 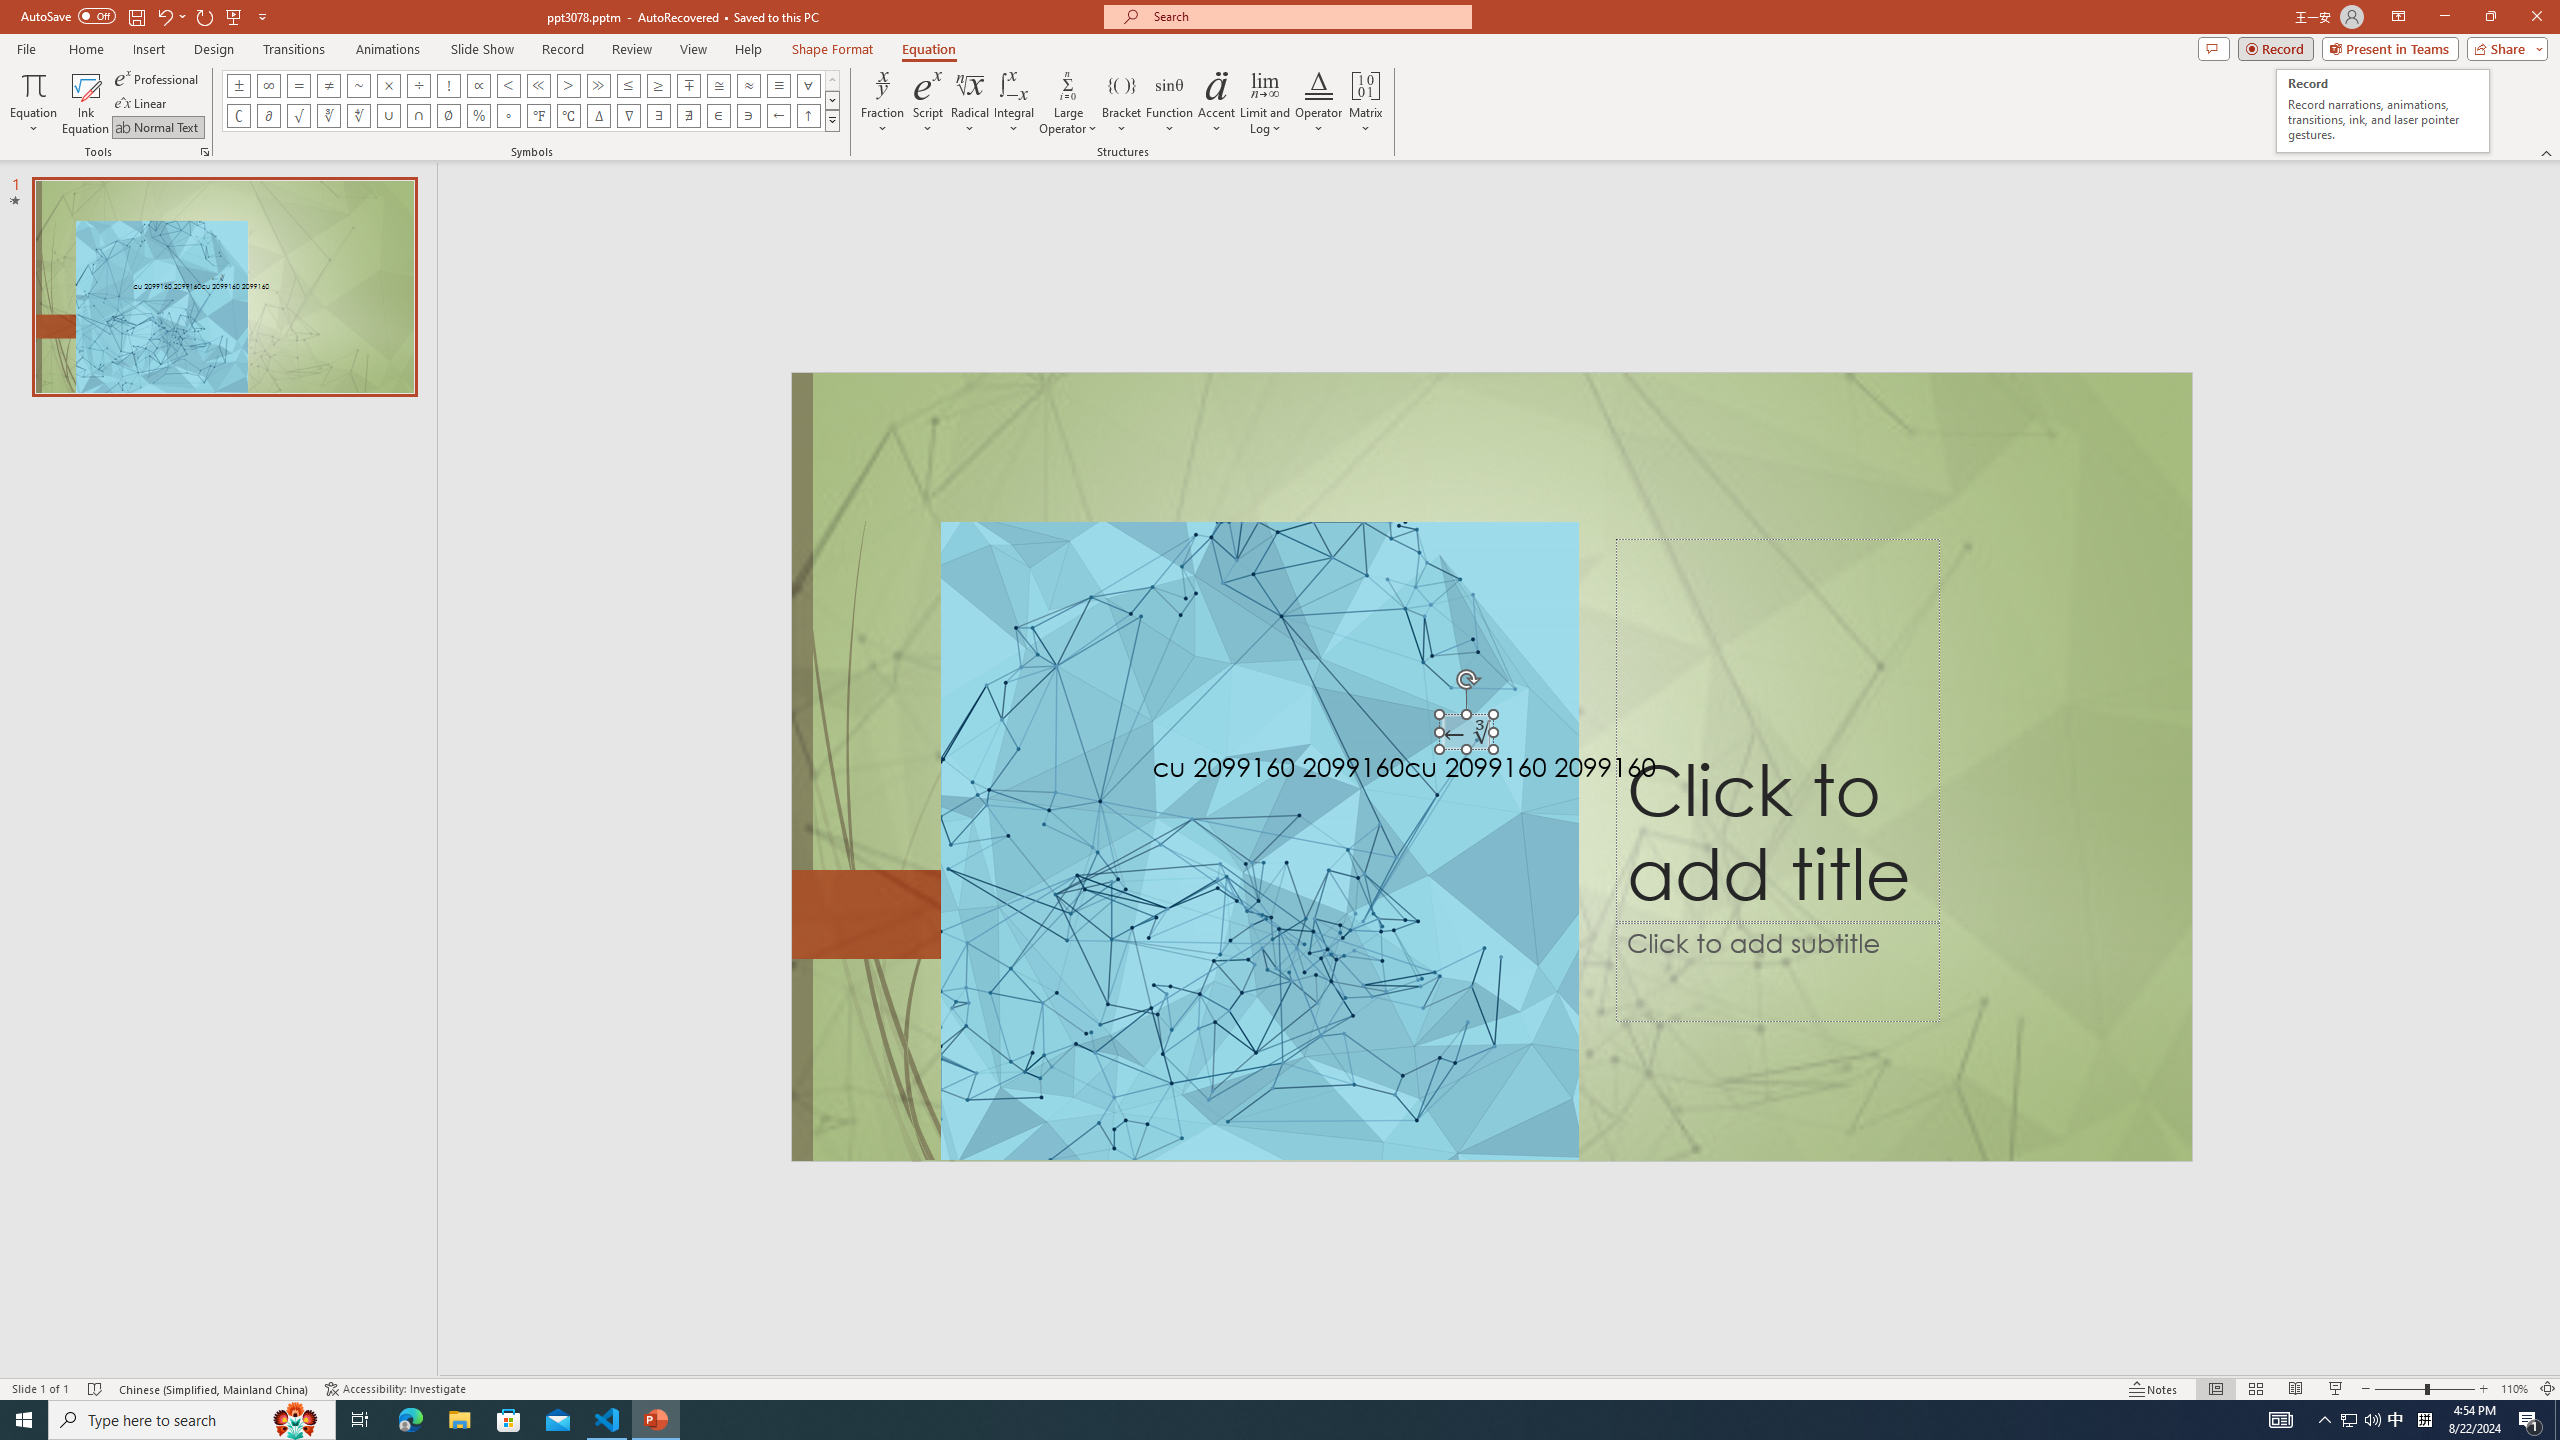 I want to click on 'Linear', so click(x=142, y=103).